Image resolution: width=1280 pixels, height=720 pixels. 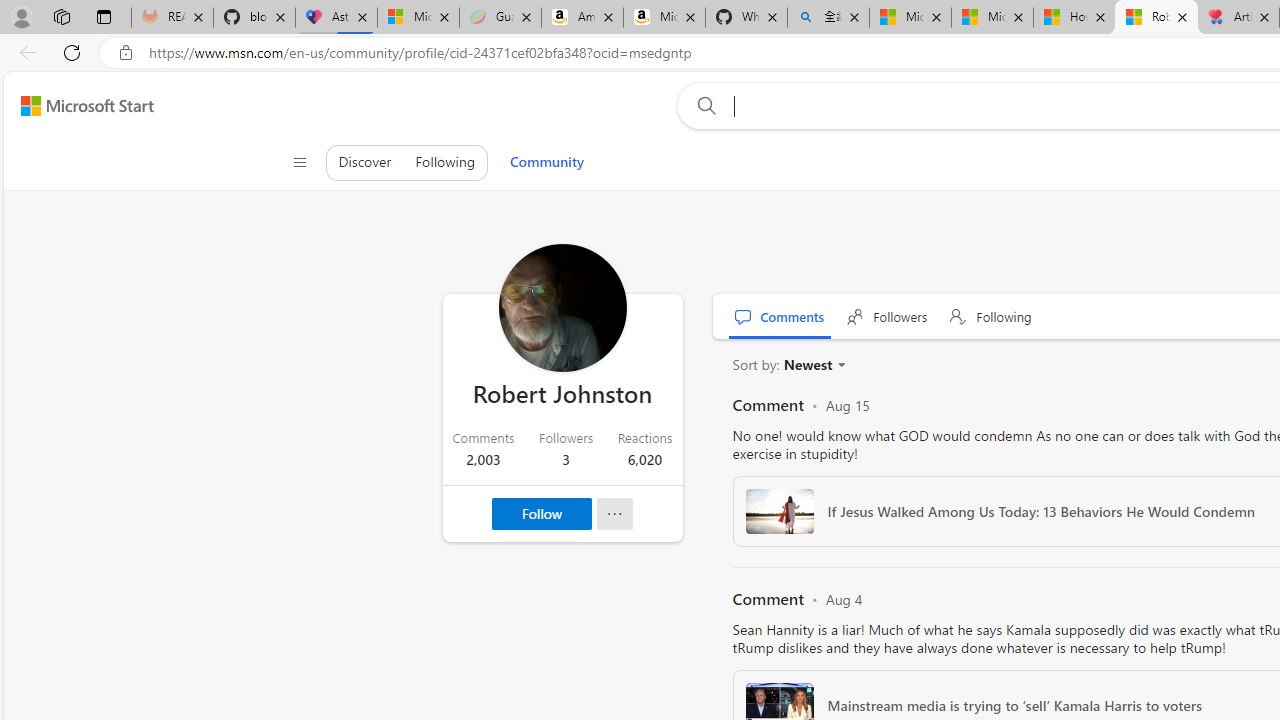 What do you see at coordinates (542, 513) in the screenshot?
I see `'Follow'` at bounding box center [542, 513].